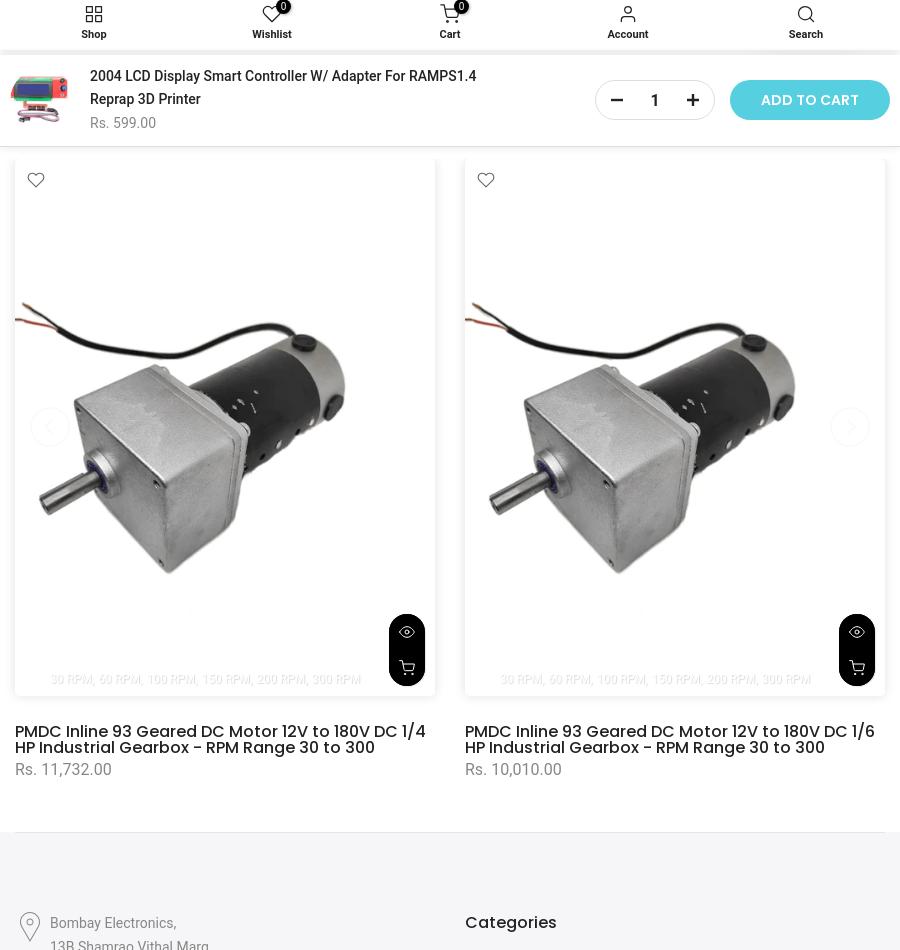 This screenshot has height=950, width=900. What do you see at coordinates (89, 87) in the screenshot?
I see `'2004 LCD Display Smart Controller W/ Adapter For RAMPS1.4 Reprap 3D Printer'` at bounding box center [89, 87].